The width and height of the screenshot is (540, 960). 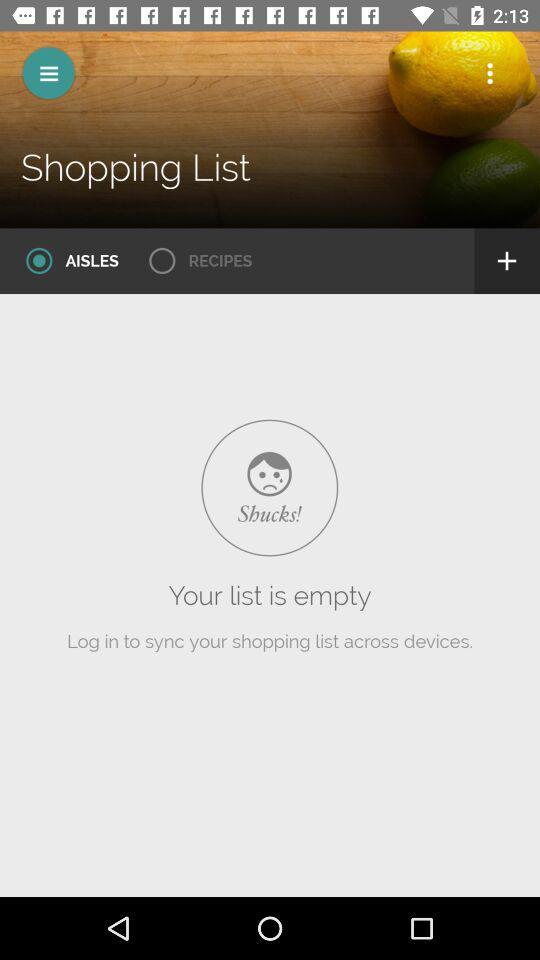 I want to click on menu, so click(x=48, y=73).